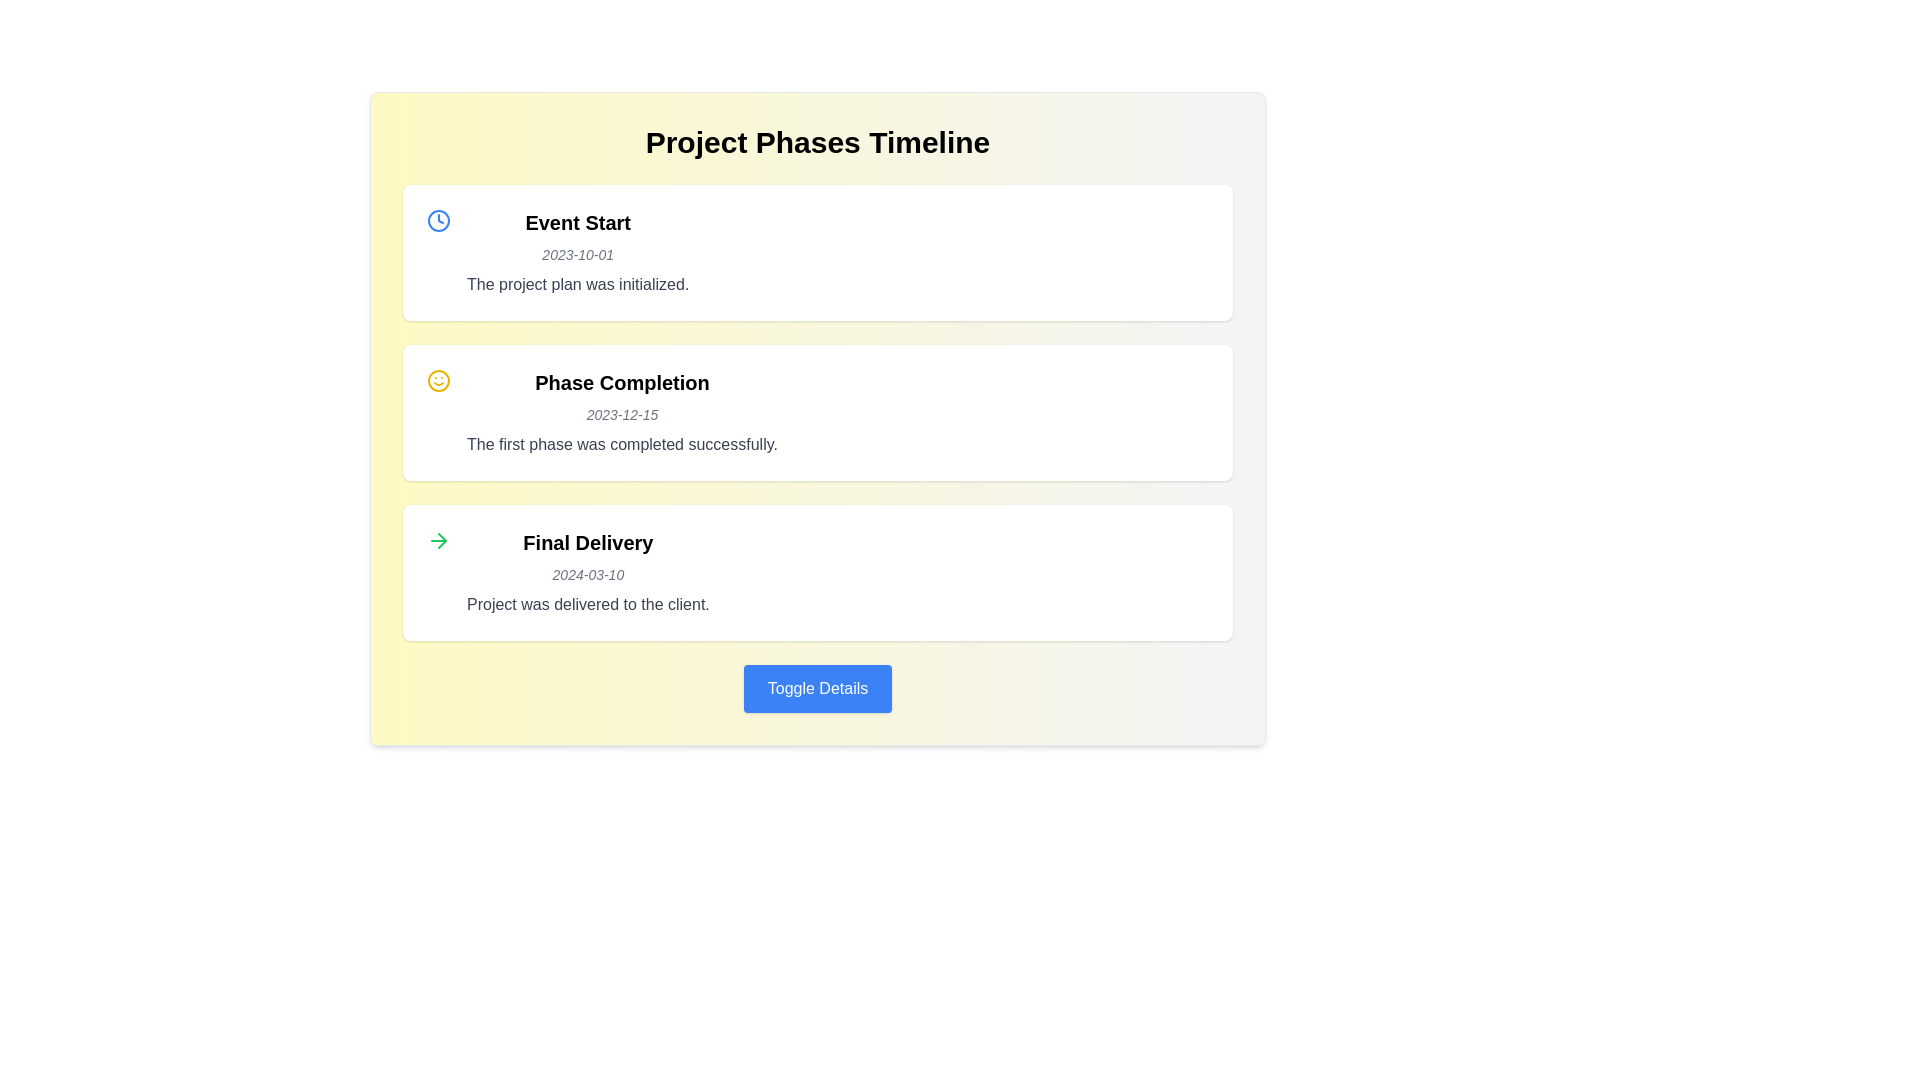 Image resolution: width=1920 pixels, height=1080 pixels. Describe the element at coordinates (621, 382) in the screenshot. I see `the Text Label that identifies the phase as 'Phase Completion', located above the date '2023-12-15' in the timeline section` at that location.